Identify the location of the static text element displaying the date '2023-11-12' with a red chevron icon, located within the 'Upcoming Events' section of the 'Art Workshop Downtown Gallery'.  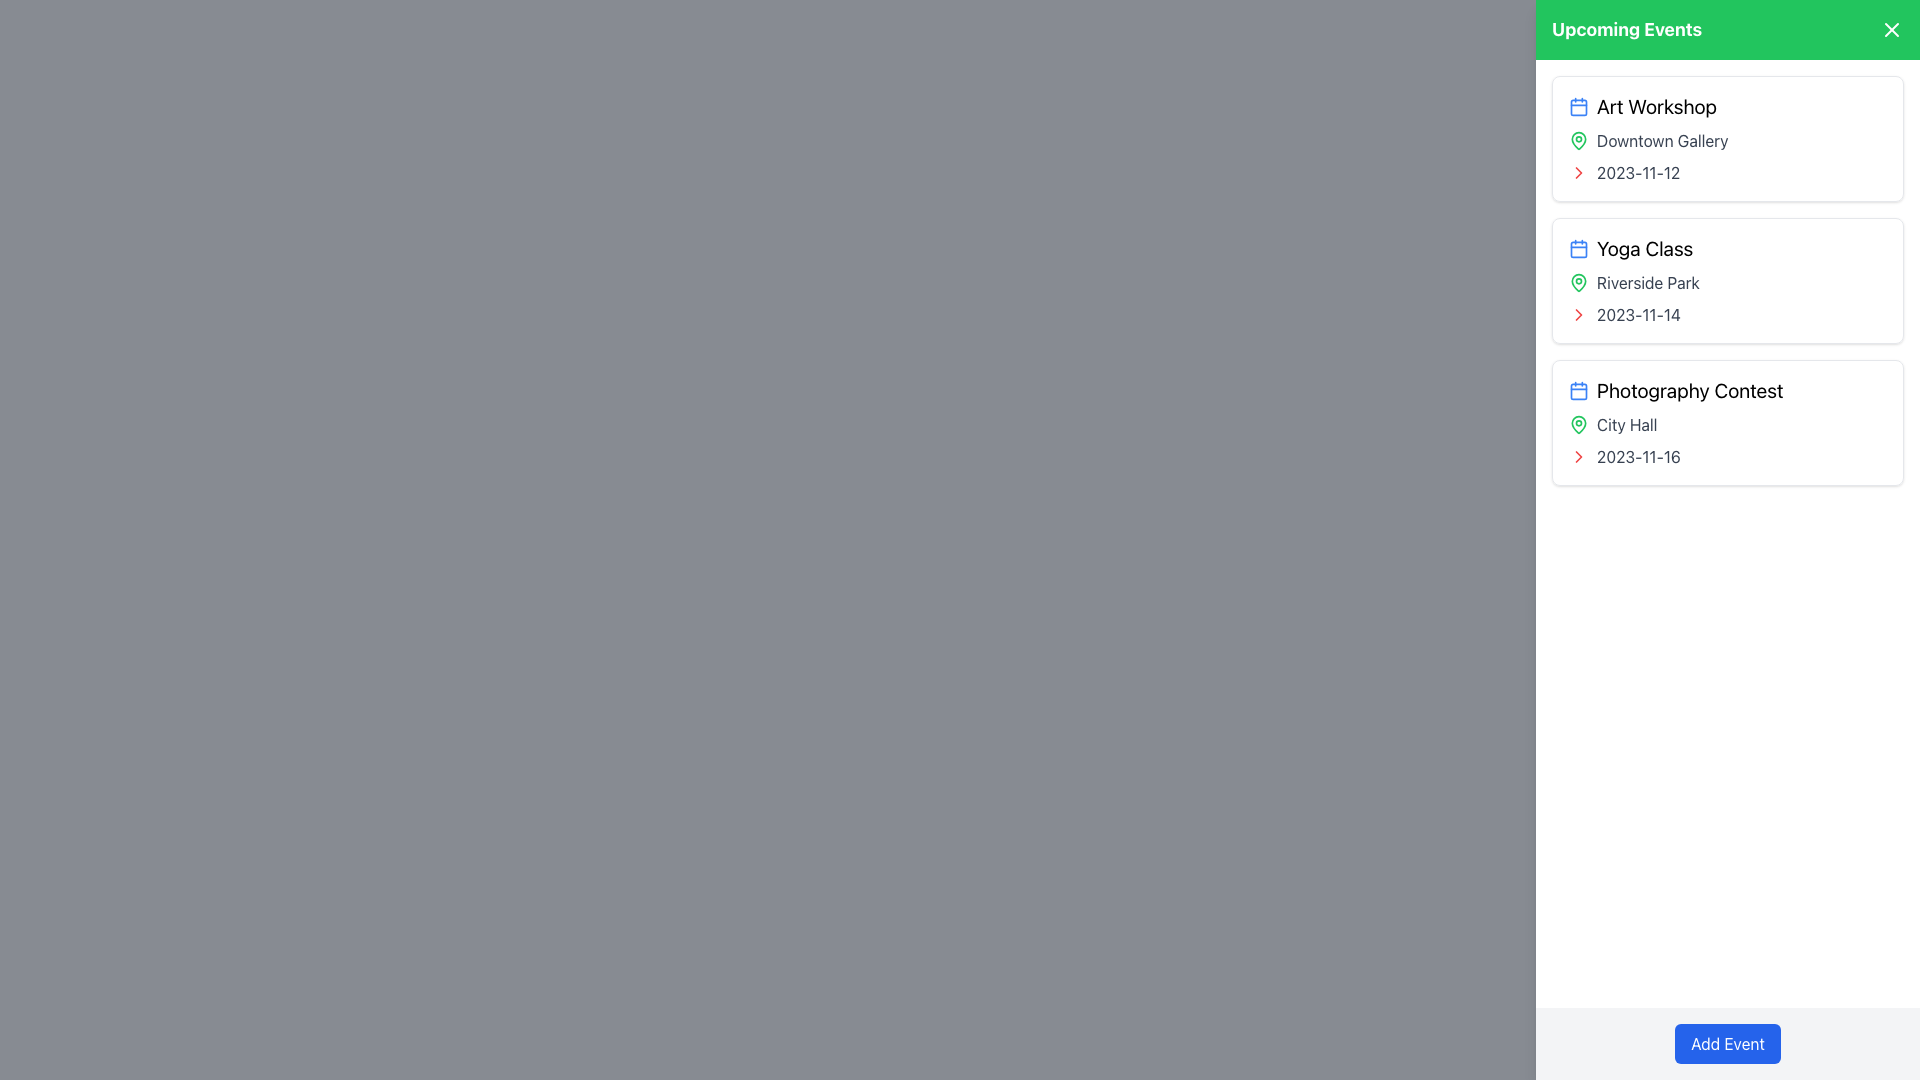
(1727, 172).